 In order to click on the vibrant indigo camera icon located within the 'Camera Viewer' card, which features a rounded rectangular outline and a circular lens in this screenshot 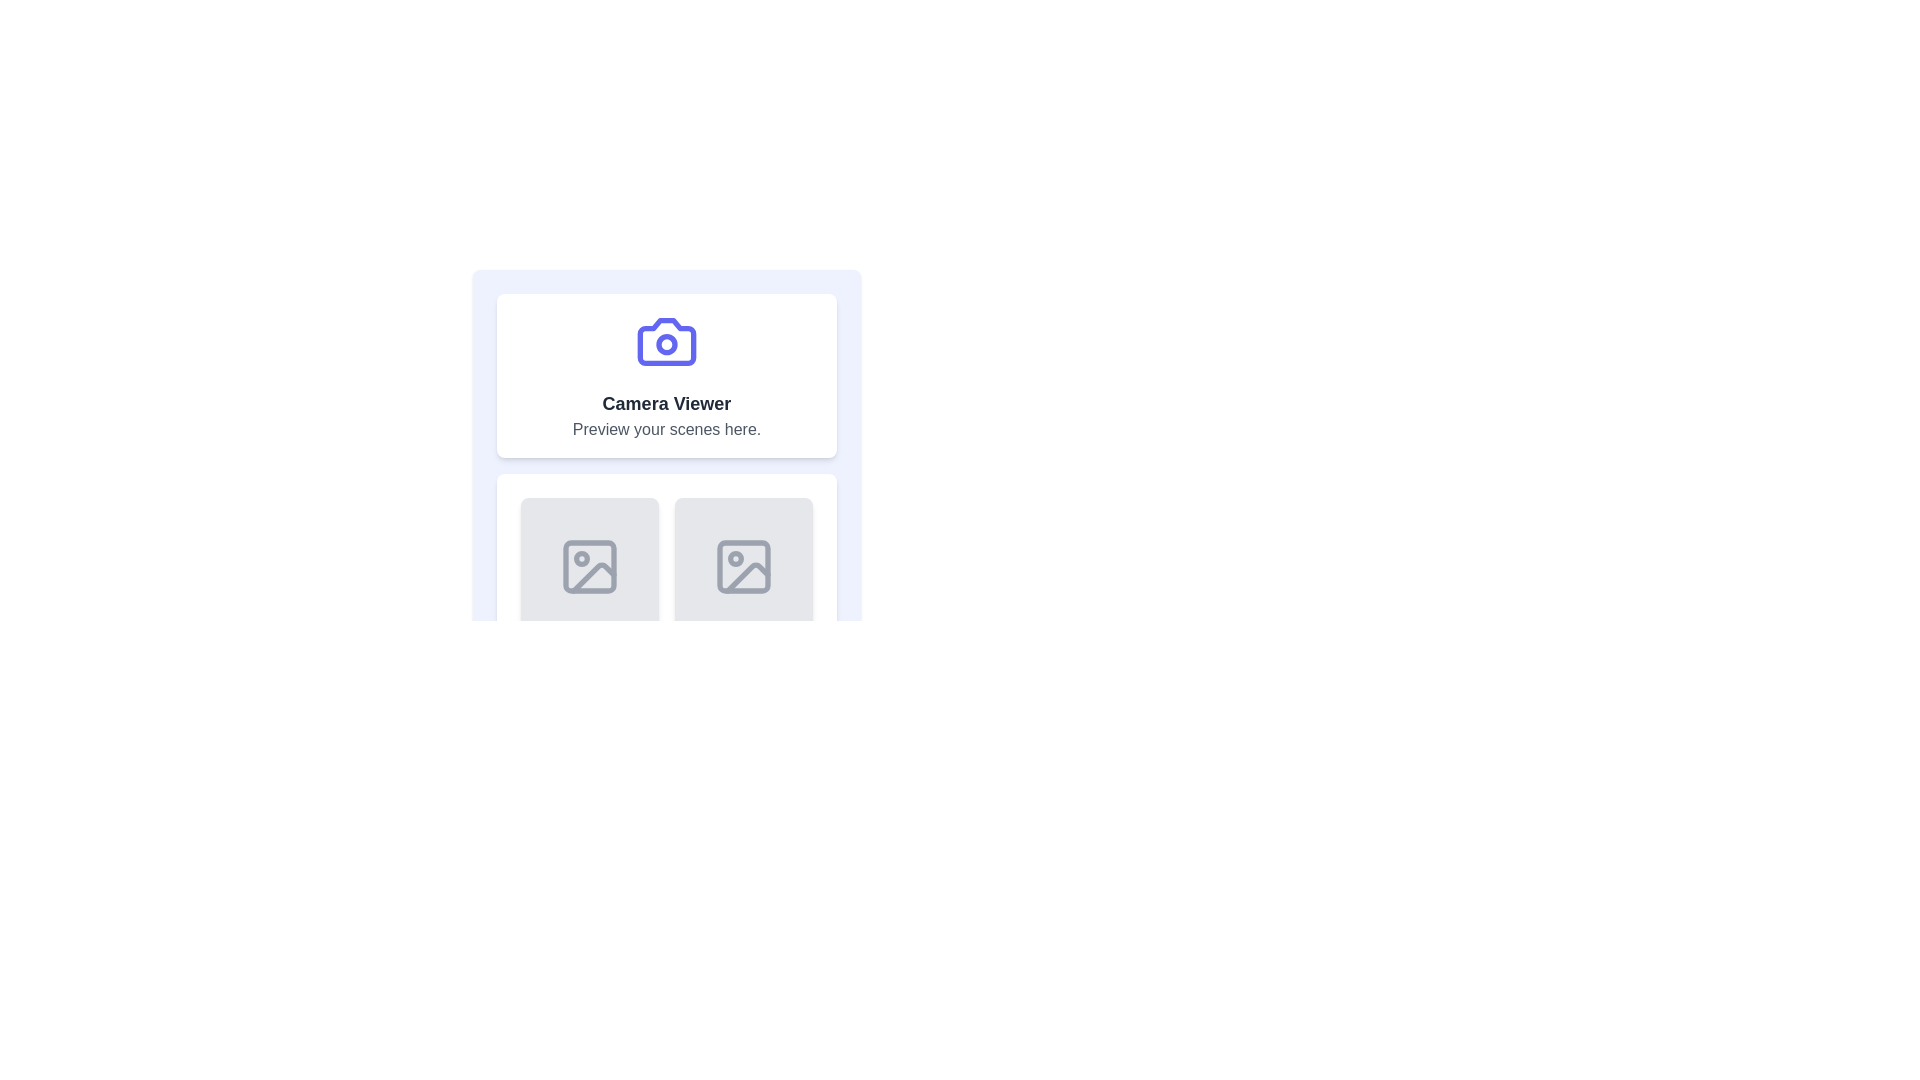, I will do `click(667, 341)`.